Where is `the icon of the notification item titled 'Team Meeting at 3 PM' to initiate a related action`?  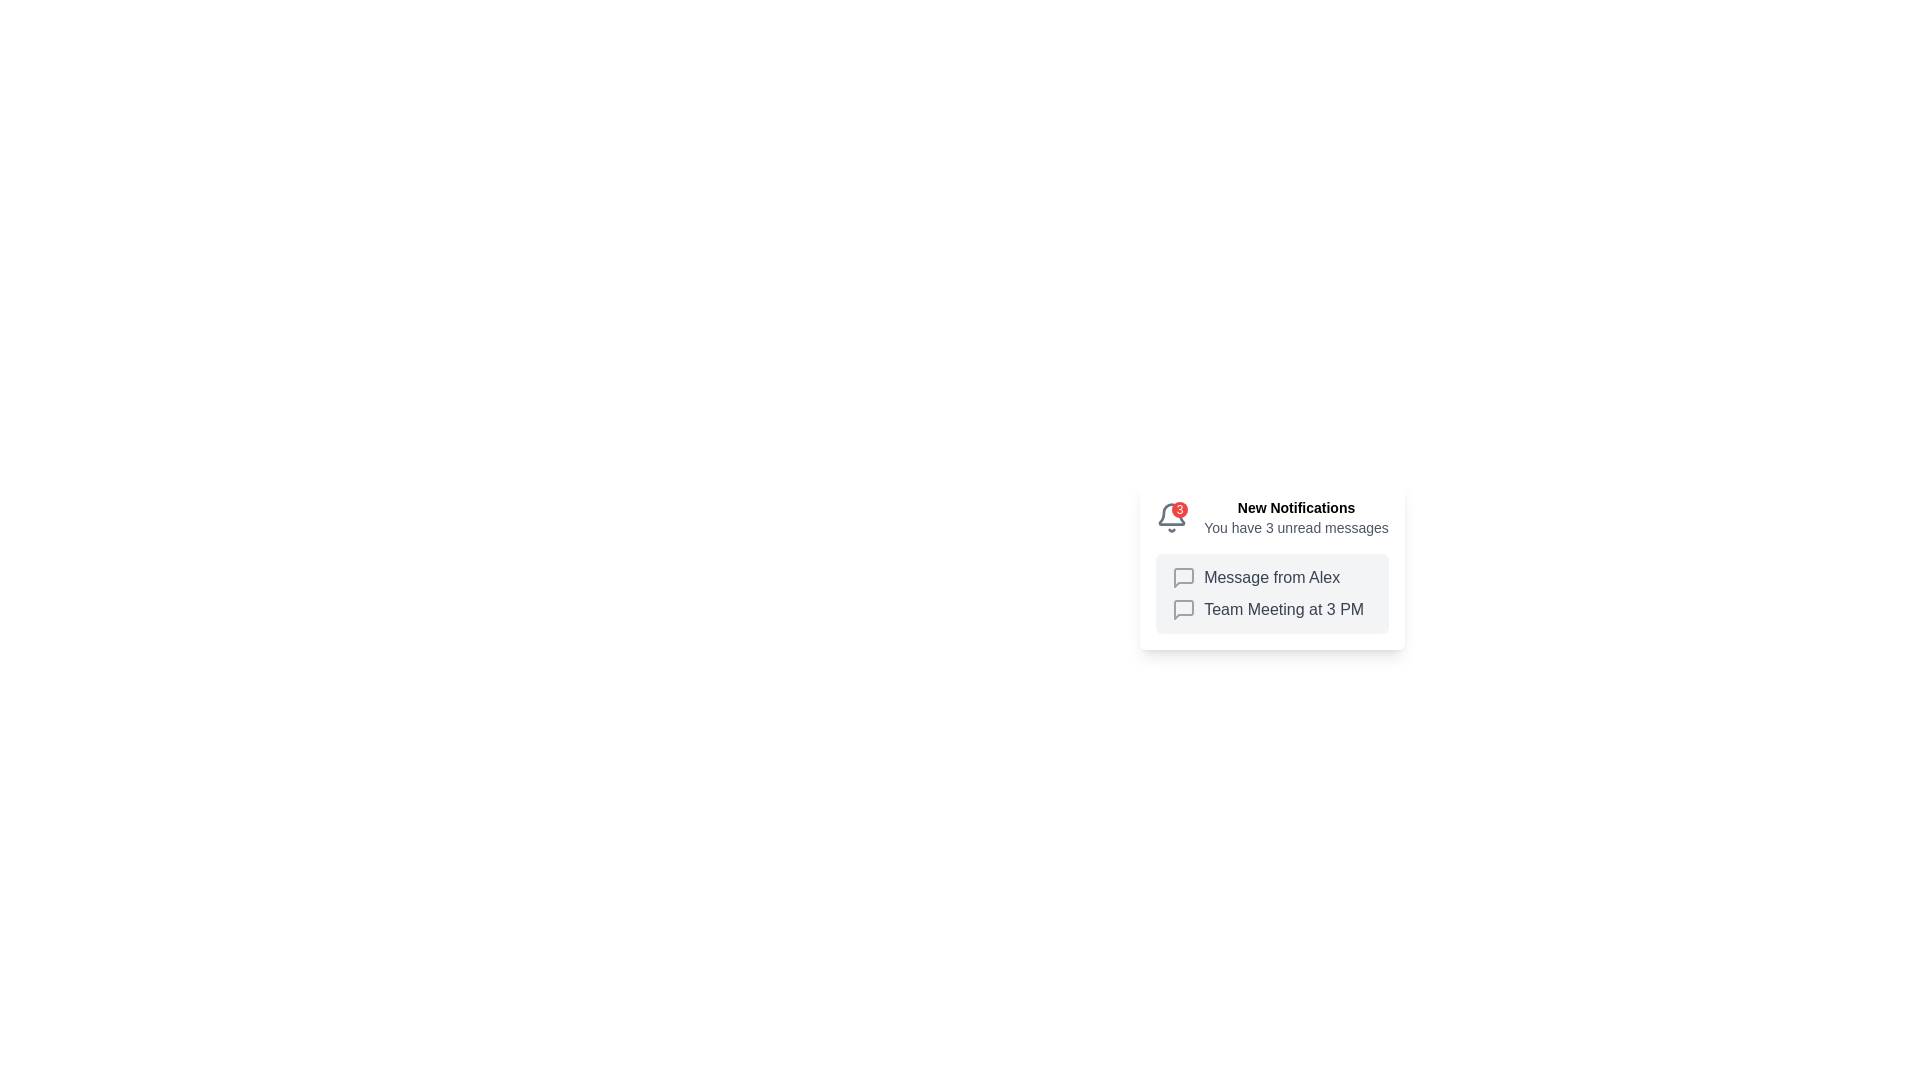 the icon of the notification item titled 'Team Meeting at 3 PM' to initiate a related action is located at coordinates (1271, 608).